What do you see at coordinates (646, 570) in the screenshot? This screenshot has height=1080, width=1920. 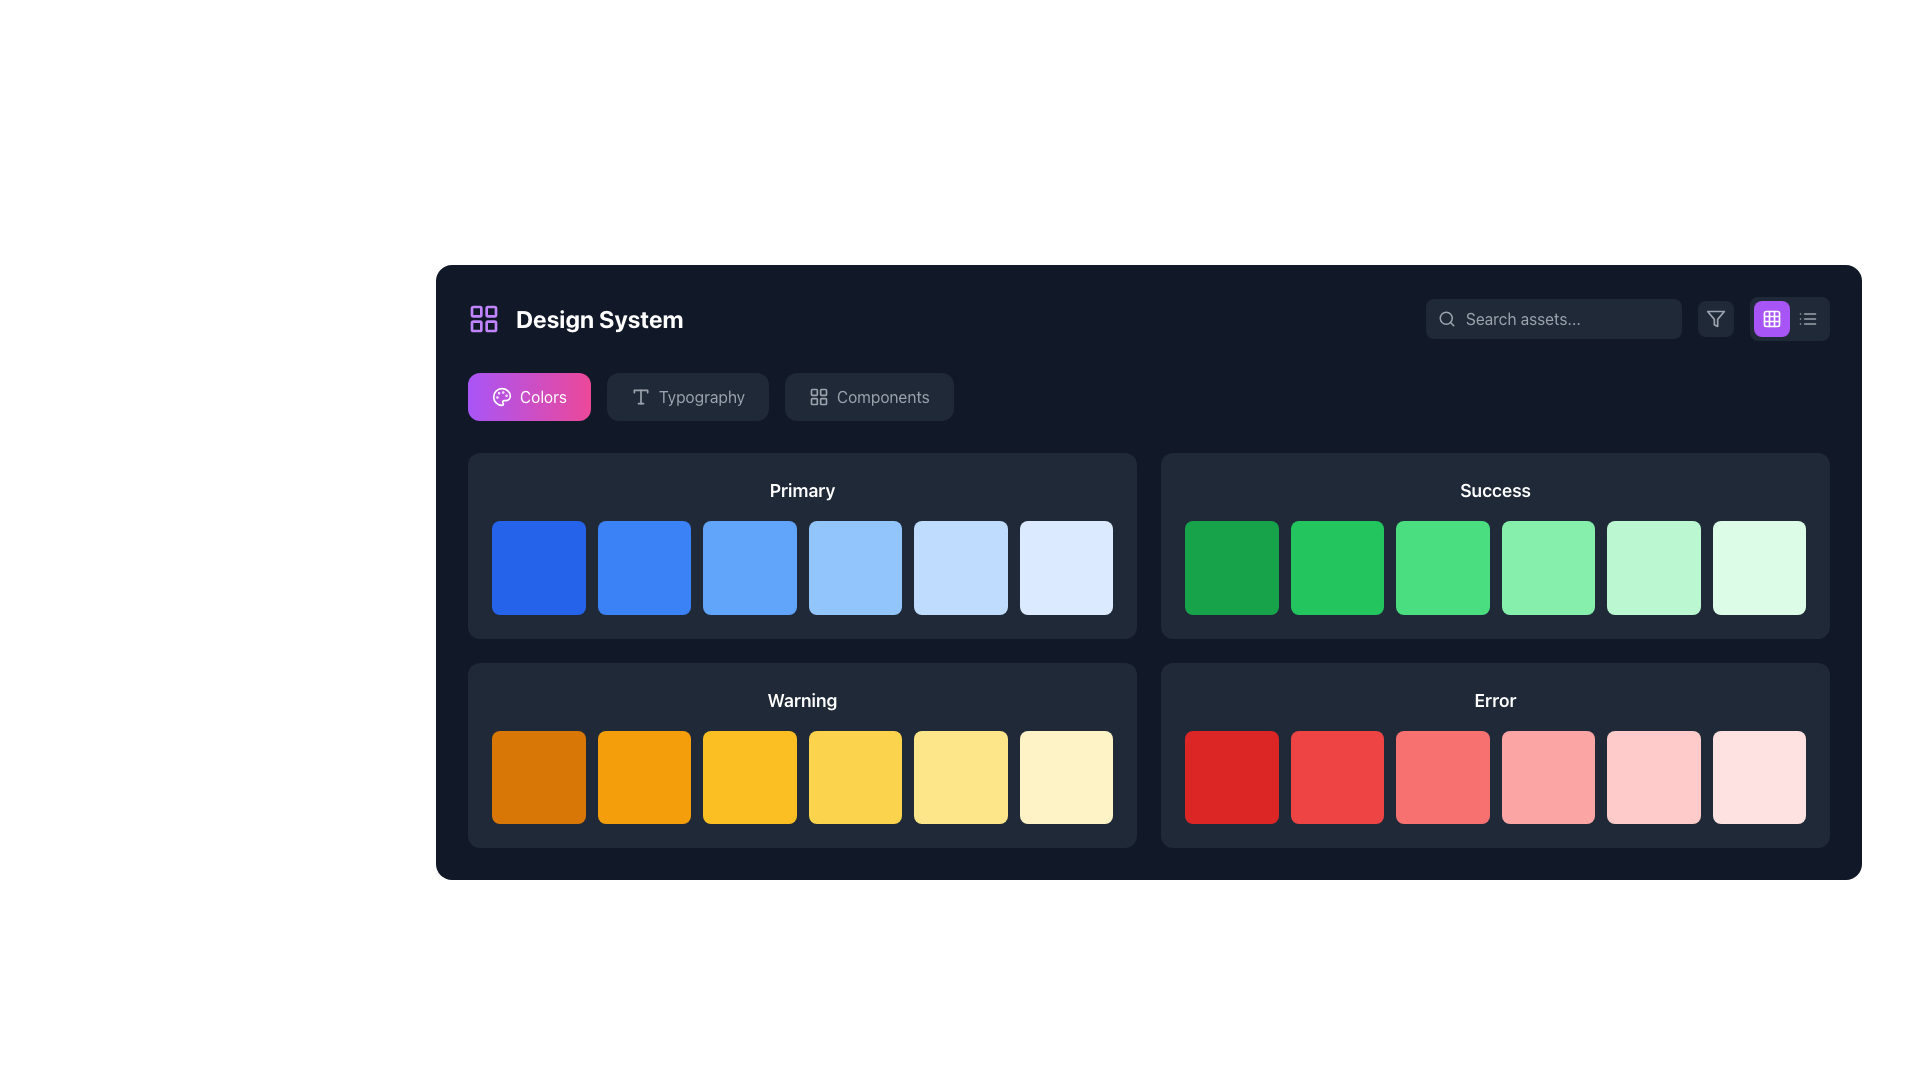 I see `the SVG graphic component that is part of a button-like feature in the middle row of the interface` at bounding box center [646, 570].